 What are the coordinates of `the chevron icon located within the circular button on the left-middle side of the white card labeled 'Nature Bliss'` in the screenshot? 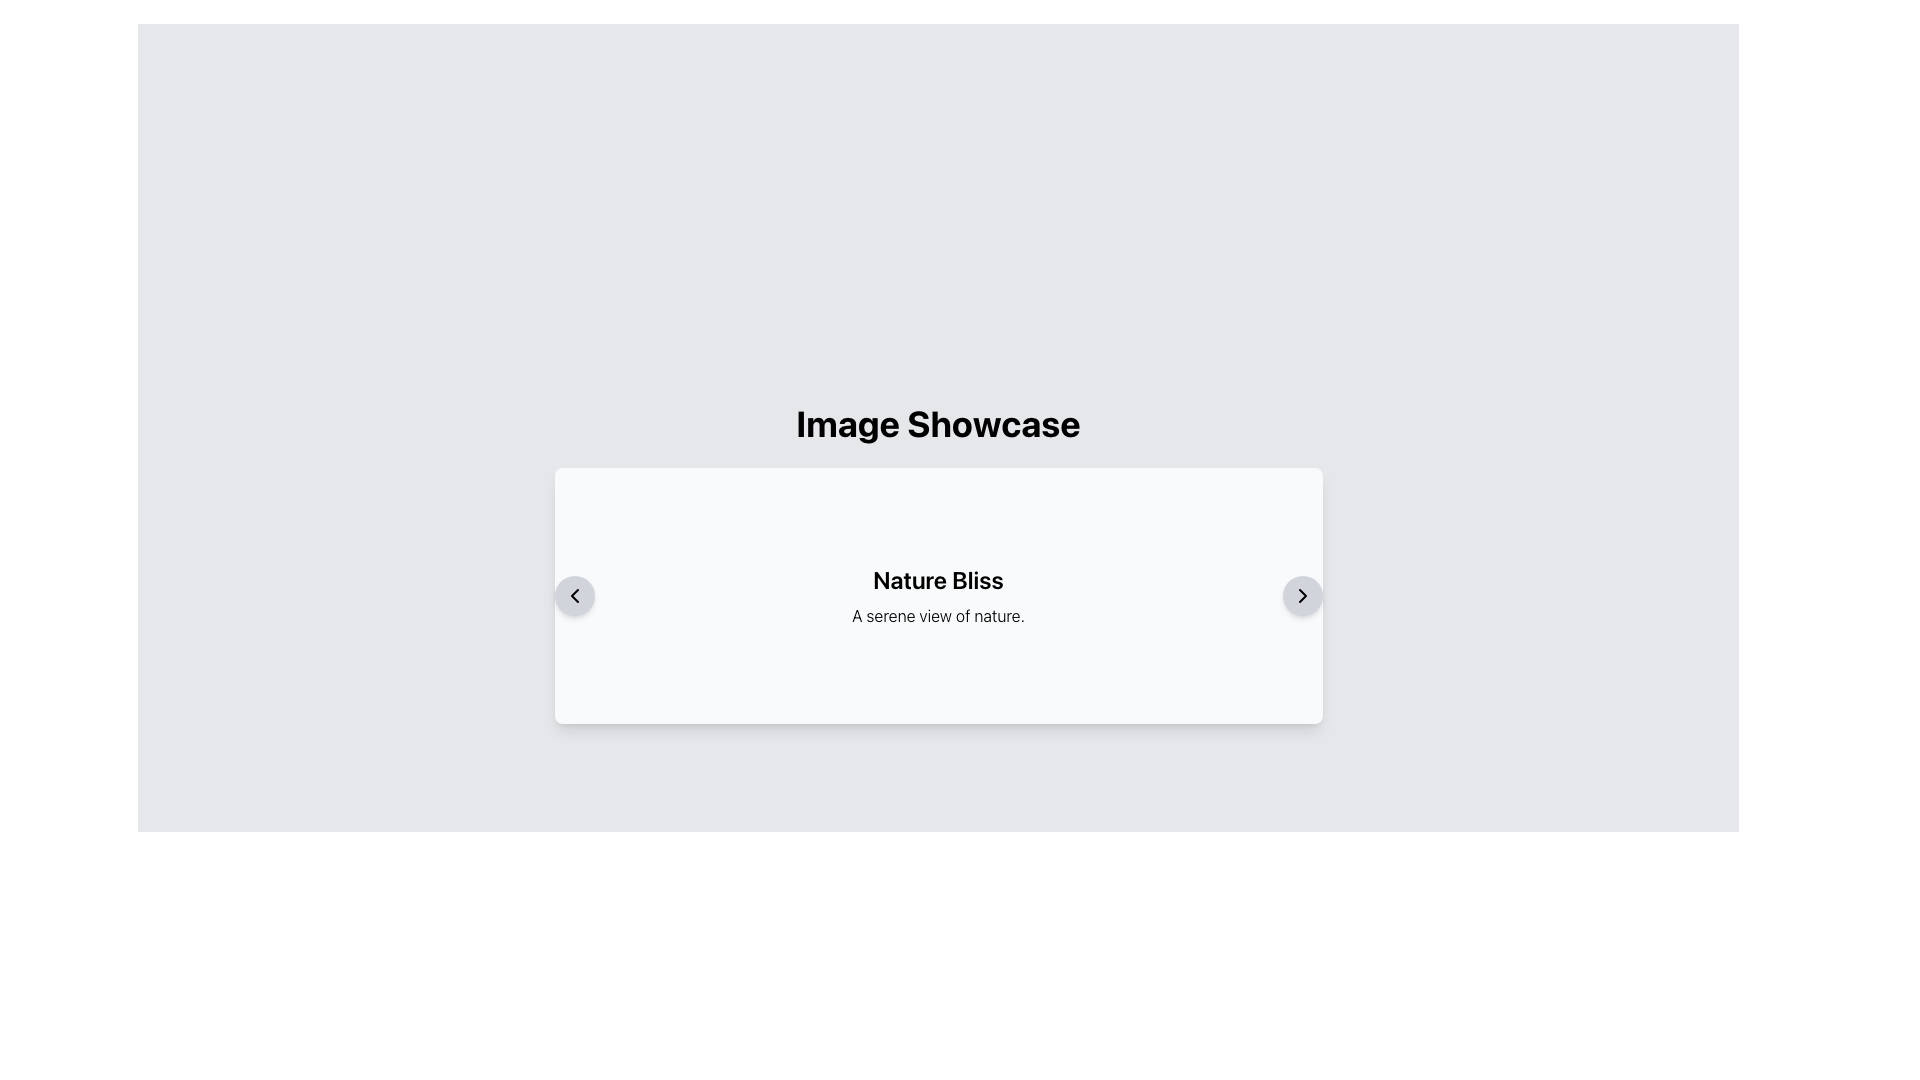 It's located at (573, 595).